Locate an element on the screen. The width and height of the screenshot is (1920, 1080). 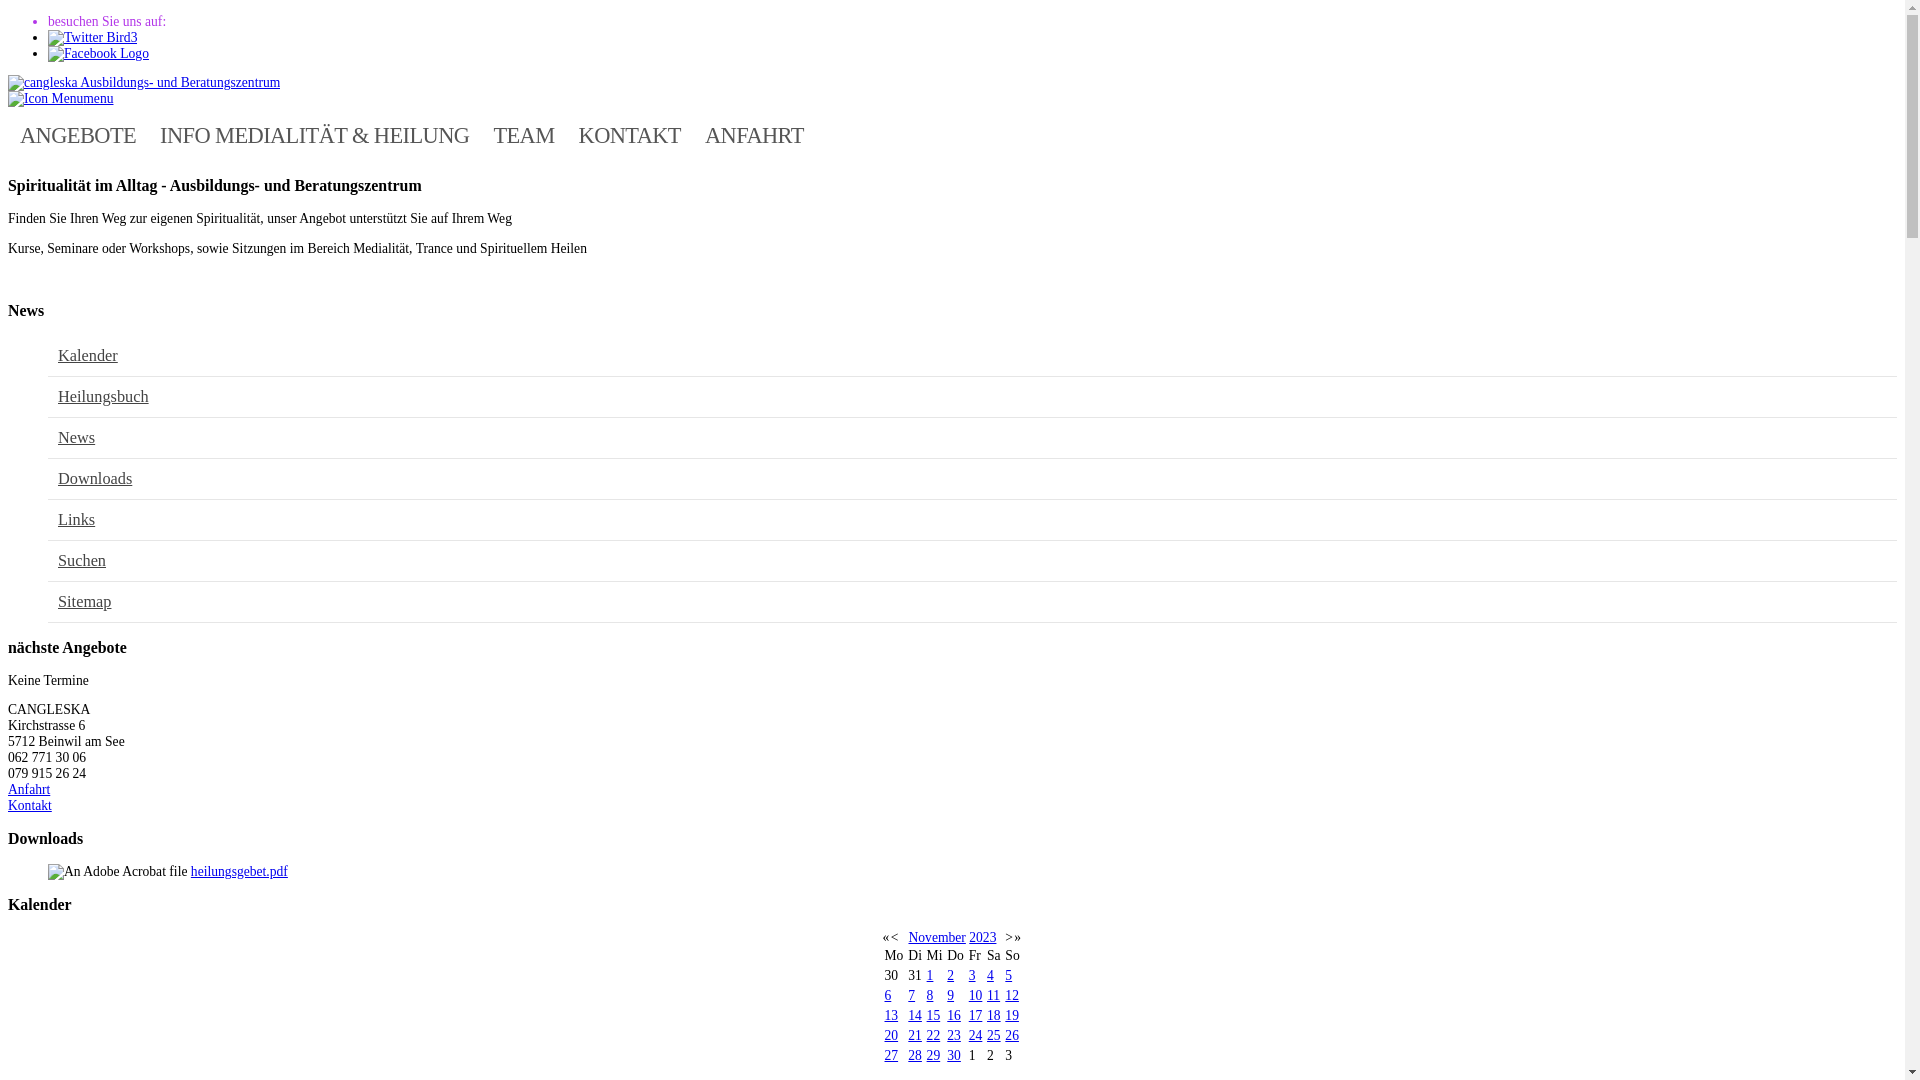
'Suchen' is located at coordinates (57, 560).